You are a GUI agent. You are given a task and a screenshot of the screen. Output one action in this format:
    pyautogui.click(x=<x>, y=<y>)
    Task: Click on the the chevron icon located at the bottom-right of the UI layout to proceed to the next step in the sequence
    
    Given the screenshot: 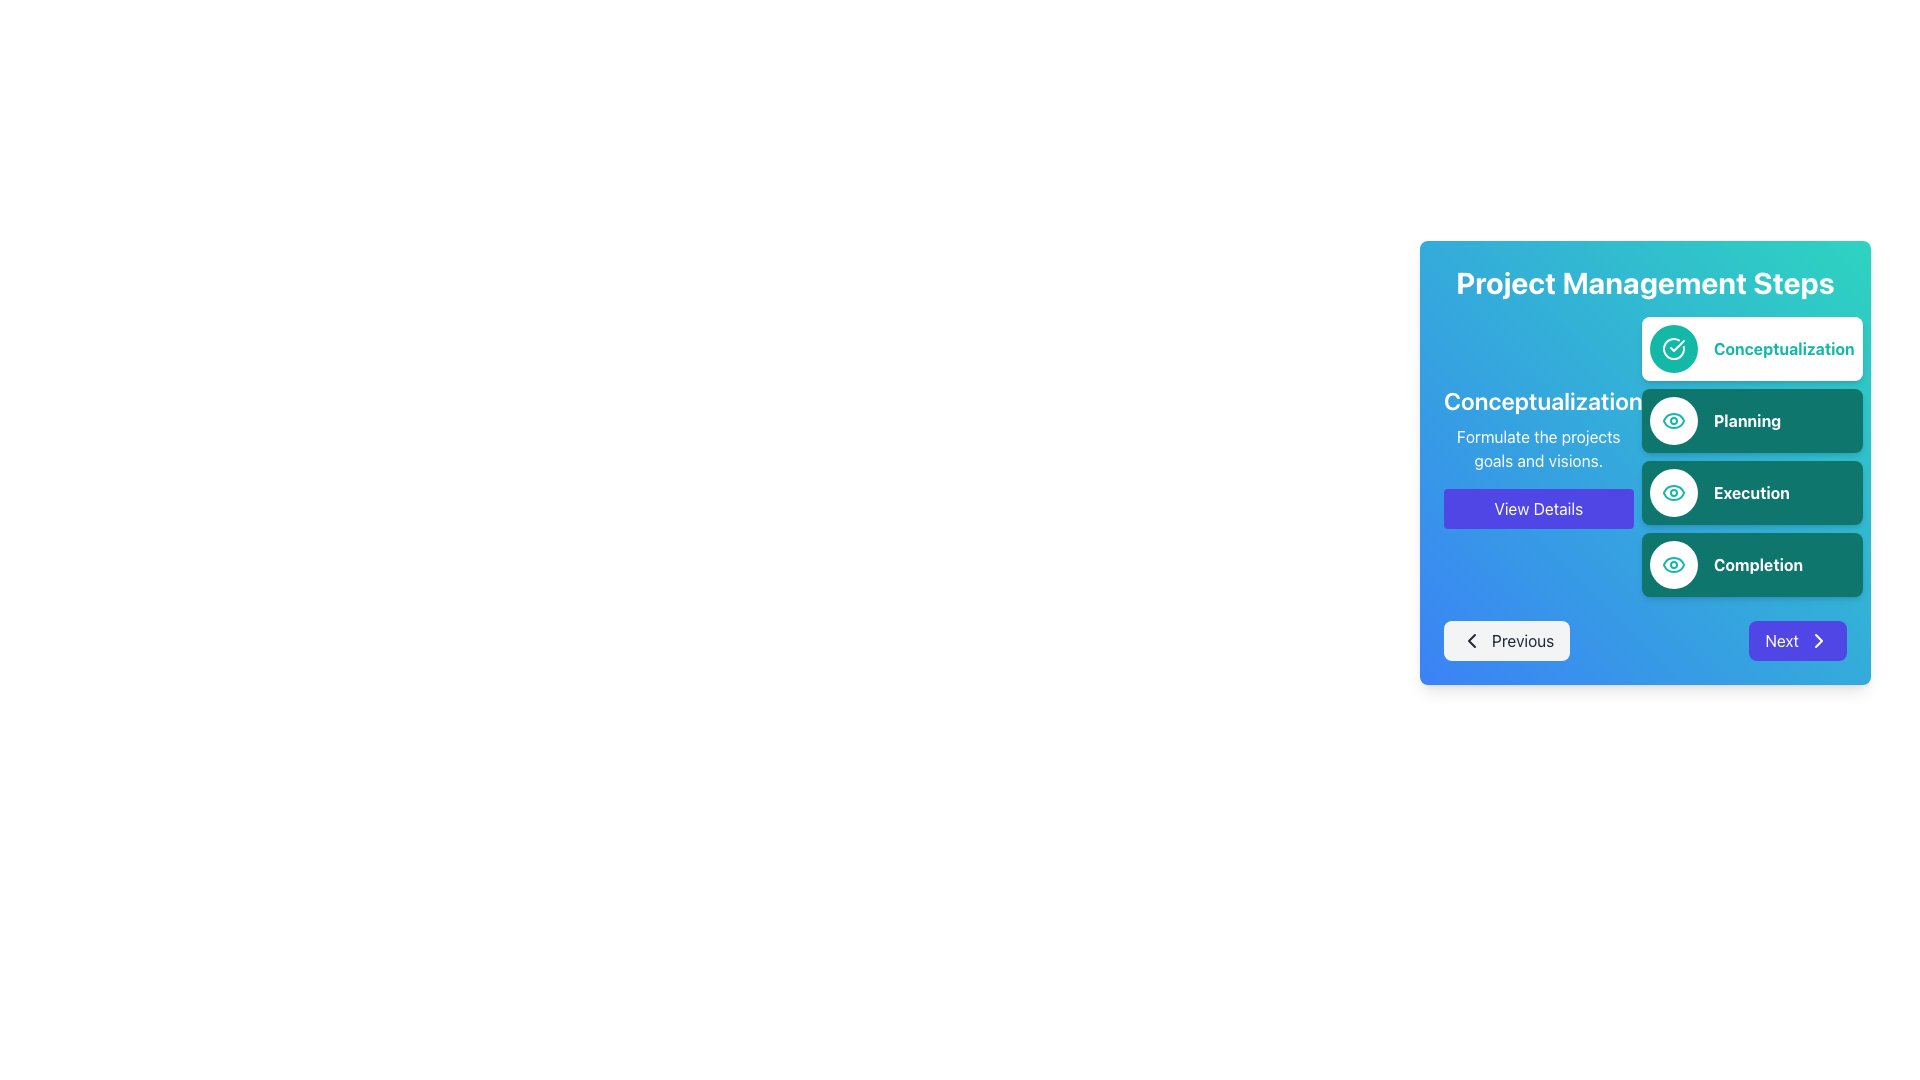 What is the action you would take?
    pyautogui.click(x=1819, y=640)
    